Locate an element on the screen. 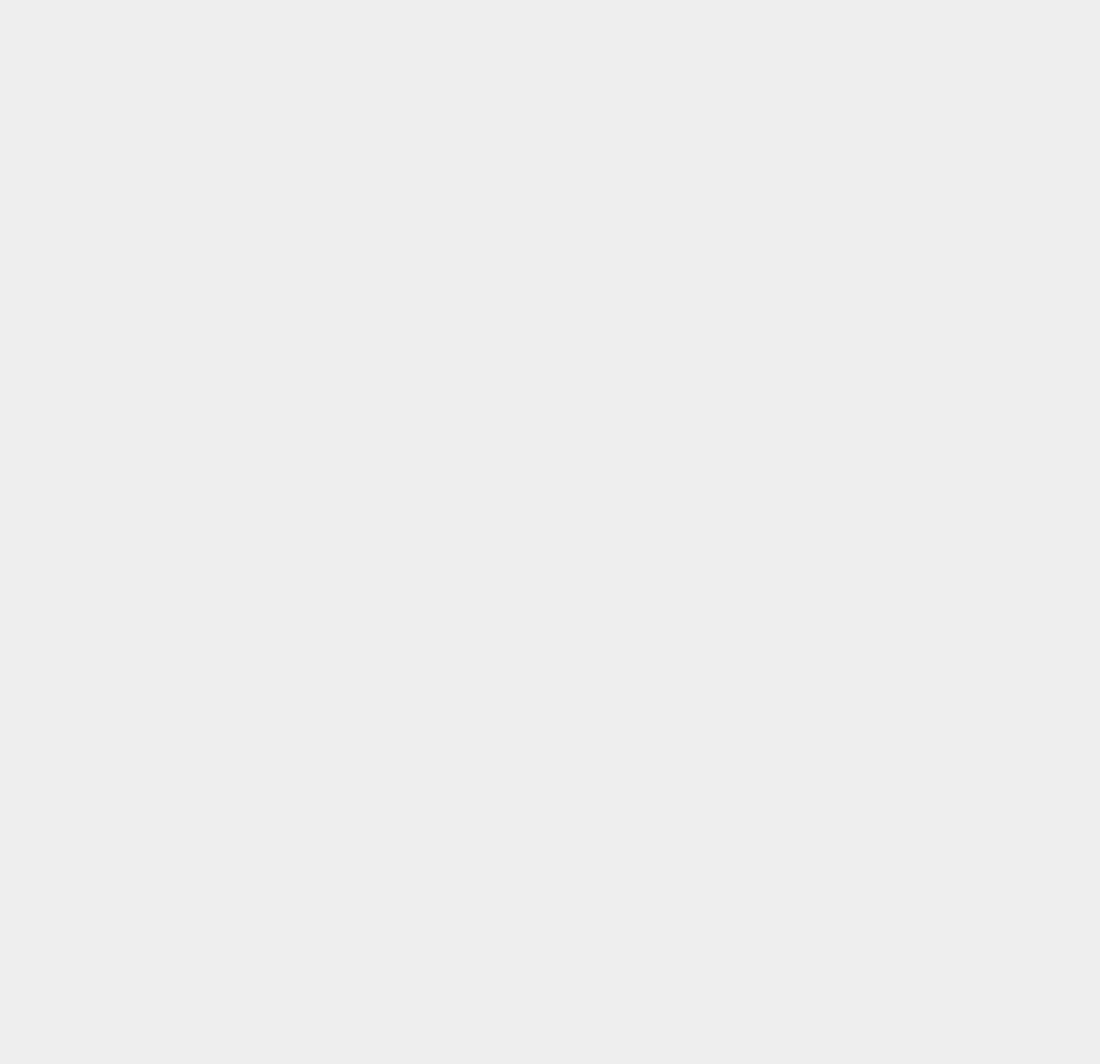 The width and height of the screenshot is (1100, 1064). 'Web Domains' is located at coordinates (820, 267).